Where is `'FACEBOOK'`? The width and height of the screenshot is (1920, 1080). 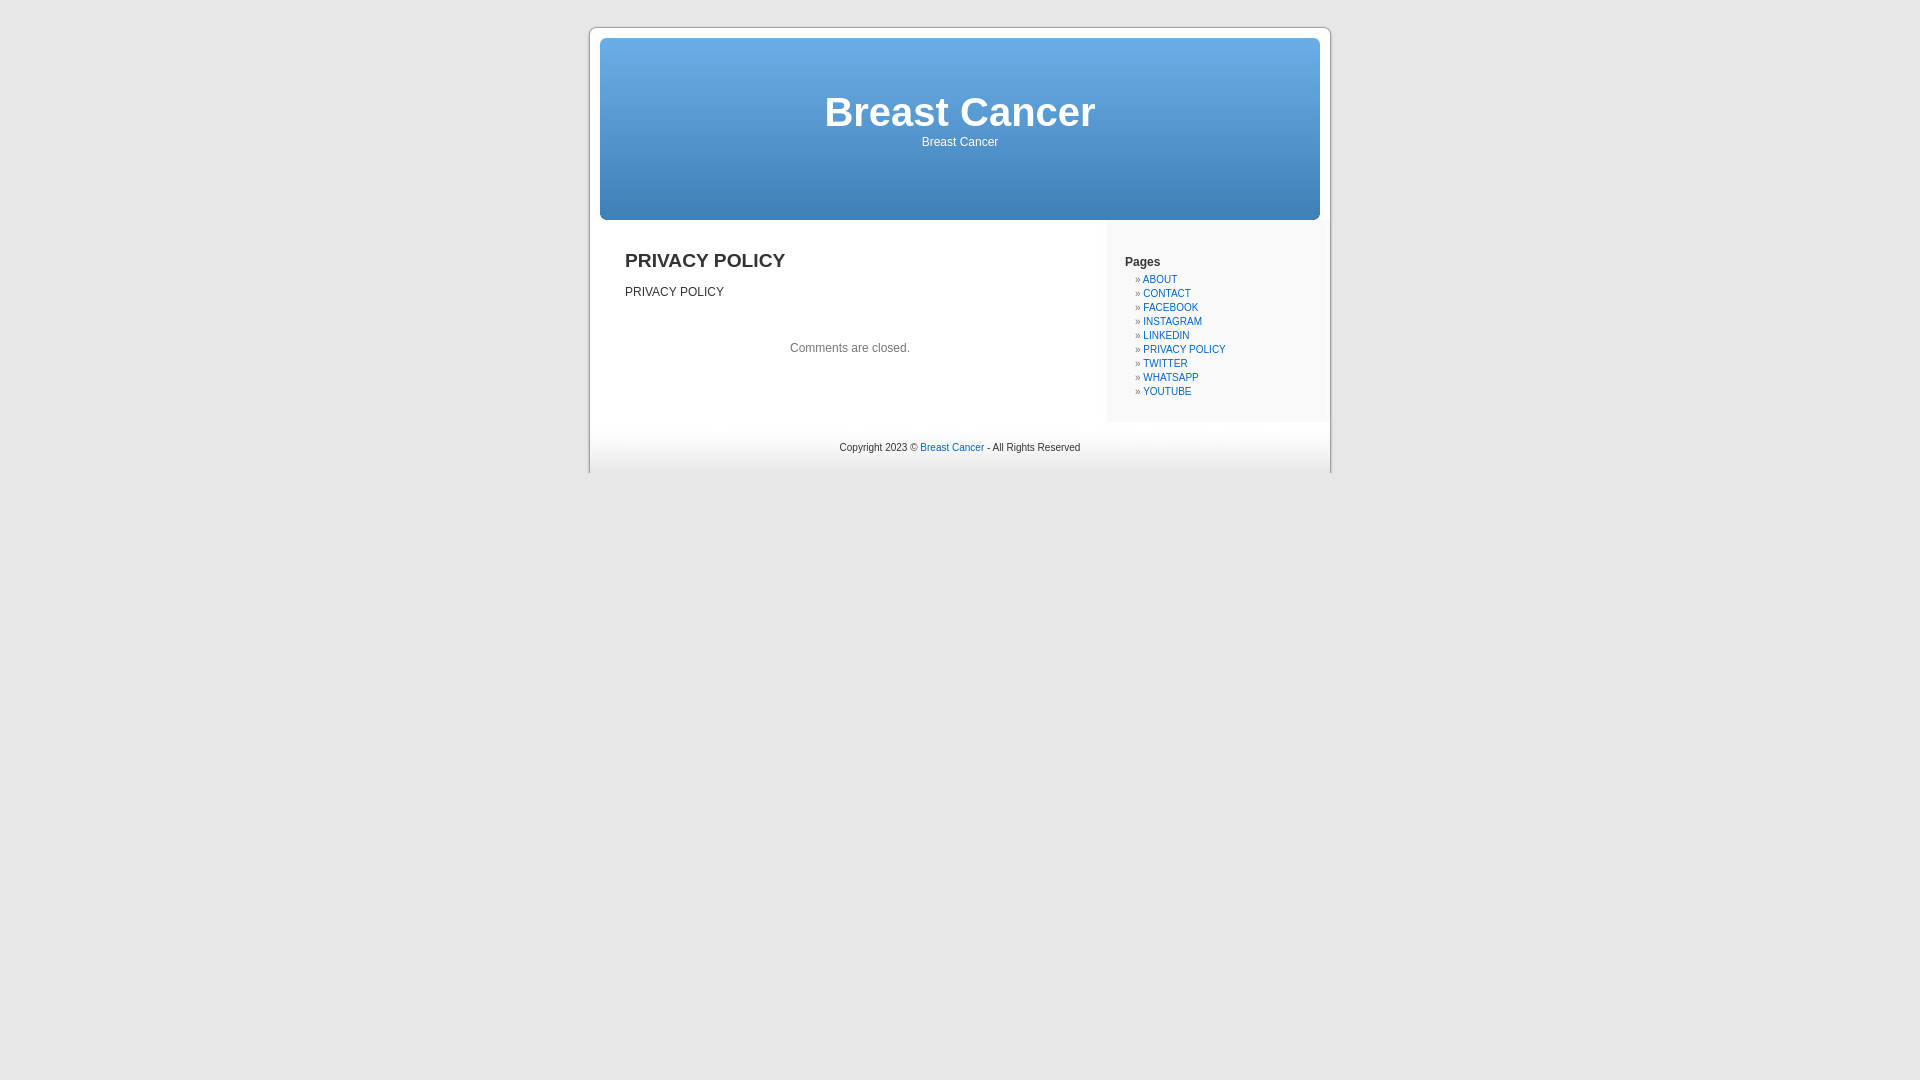
'FACEBOOK' is located at coordinates (1170, 307).